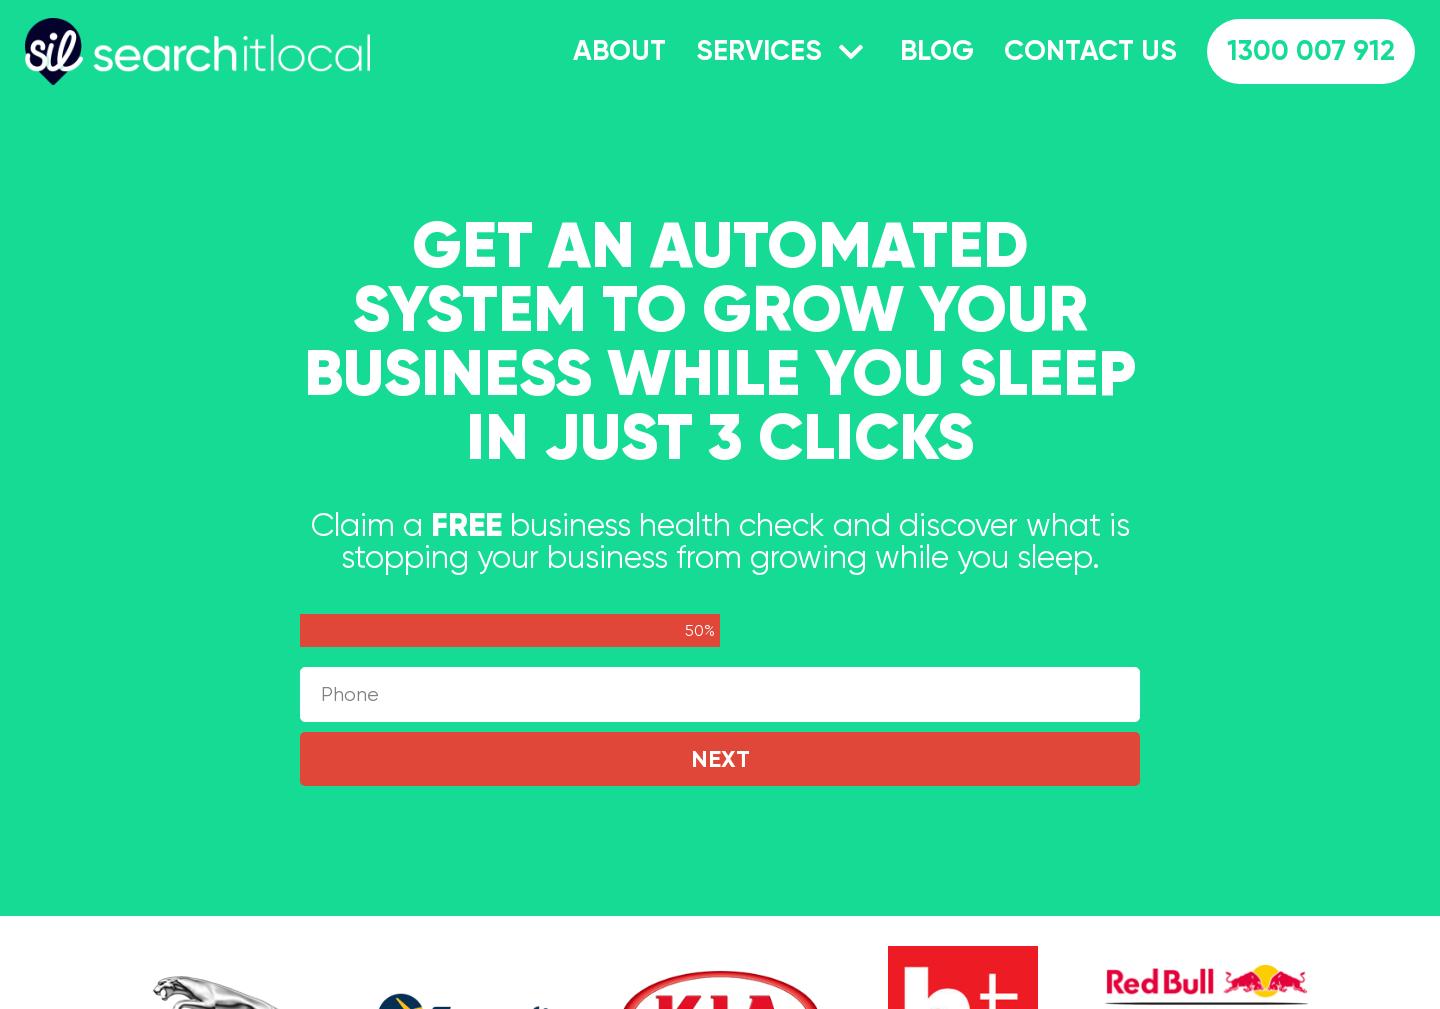 The width and height of the screenshot is (1440, 1009). Describe the element at coordinates (618, 49) in the screenshot. I see `'About'` at that location.